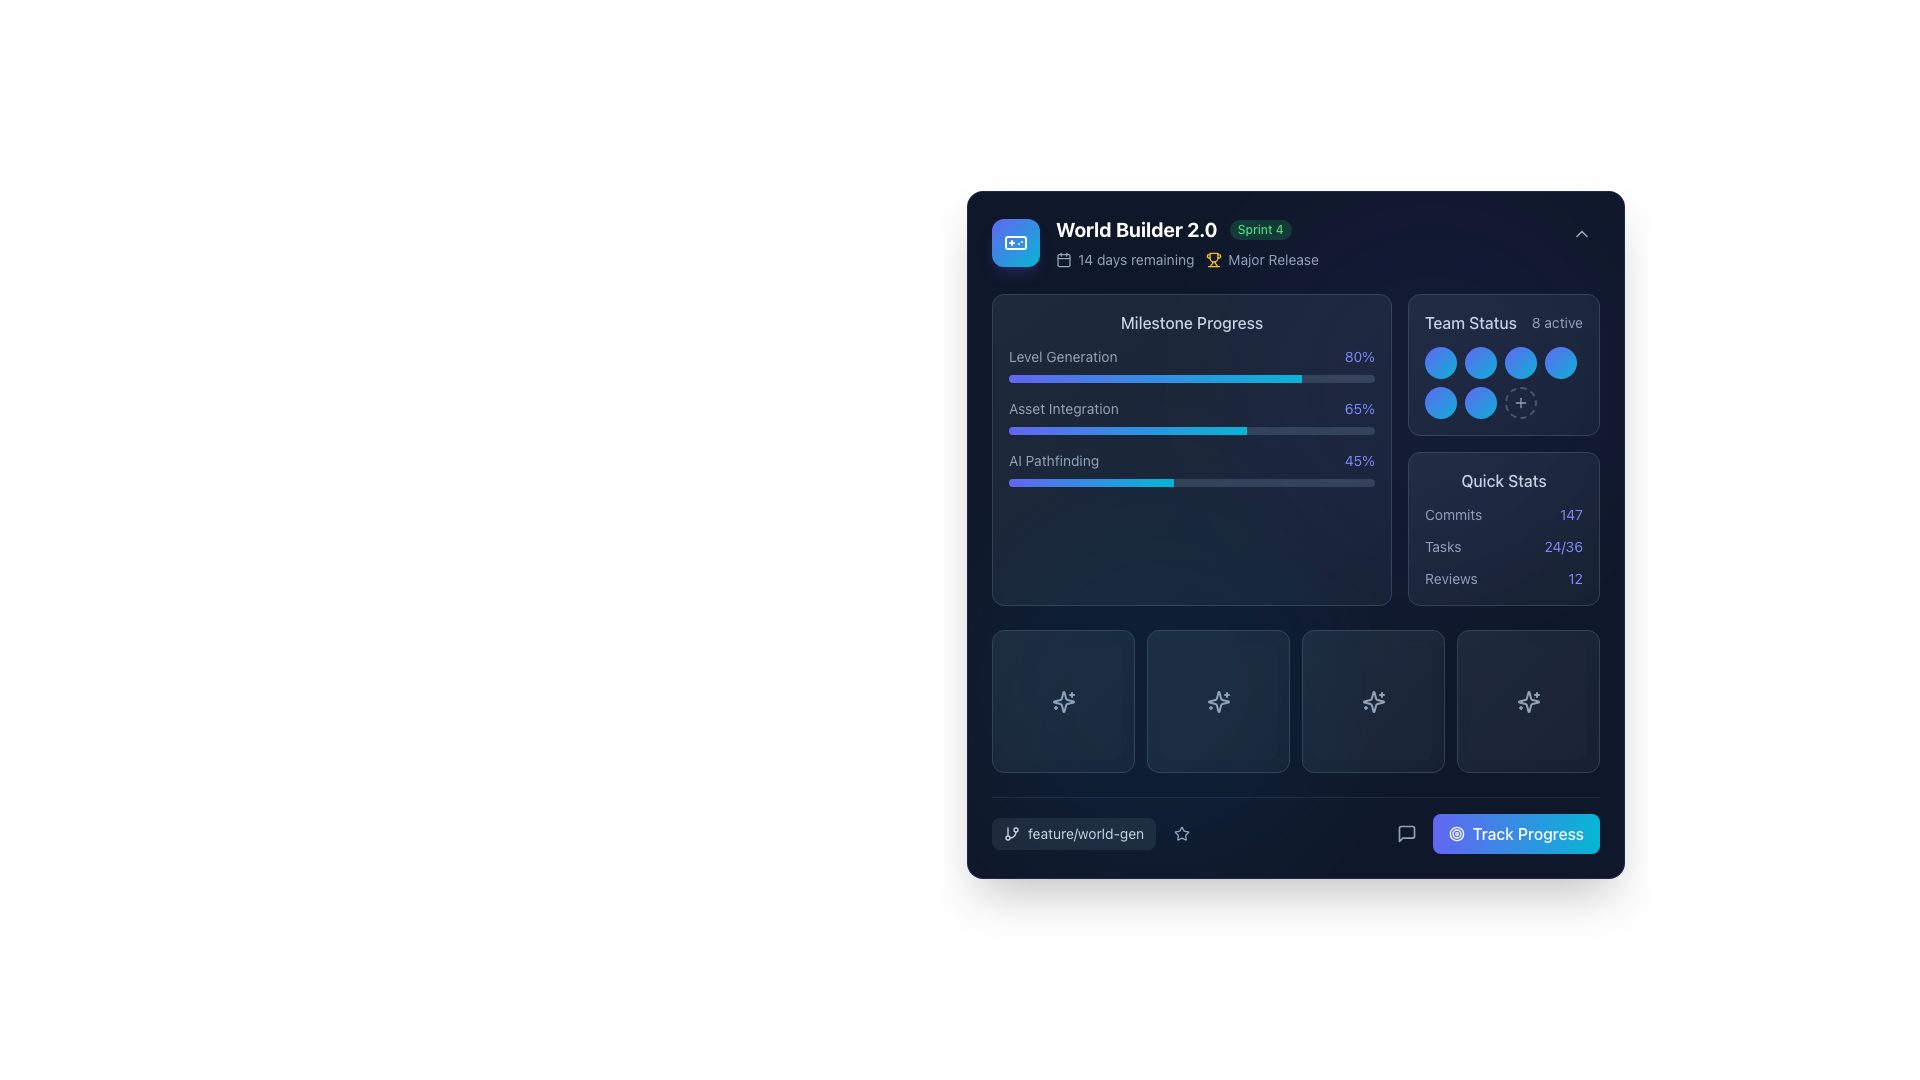 This screenshot has height=1080, width=1920. What do you see at coordinates (1372, 700) in the screenshot?
I see `the decorative sparkles icon, which is the third icon from the left in the lower panel of the interface` at bounding box center [1372, 700].